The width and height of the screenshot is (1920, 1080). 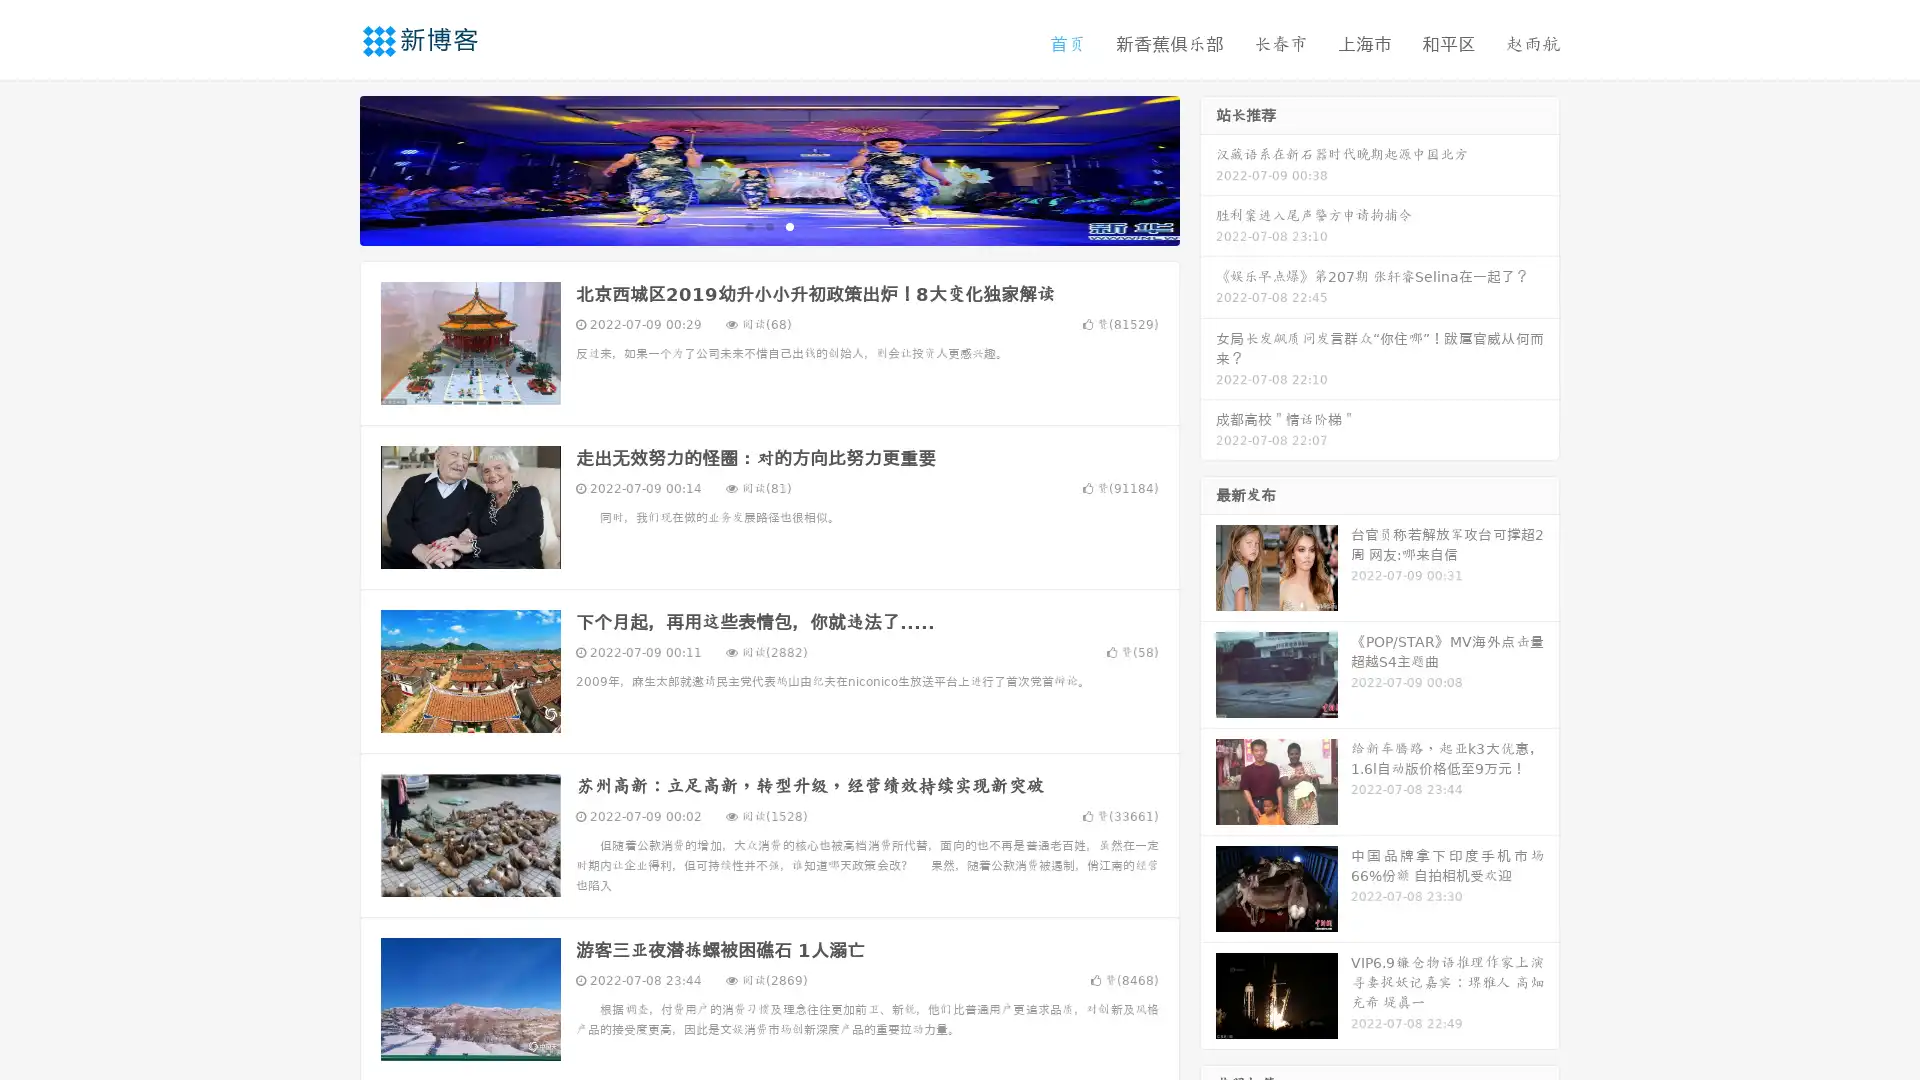 What do you see at coordinates (748, 225) in the screenshot?
I see `Go to slide 1` at bounding box center [748, 225].